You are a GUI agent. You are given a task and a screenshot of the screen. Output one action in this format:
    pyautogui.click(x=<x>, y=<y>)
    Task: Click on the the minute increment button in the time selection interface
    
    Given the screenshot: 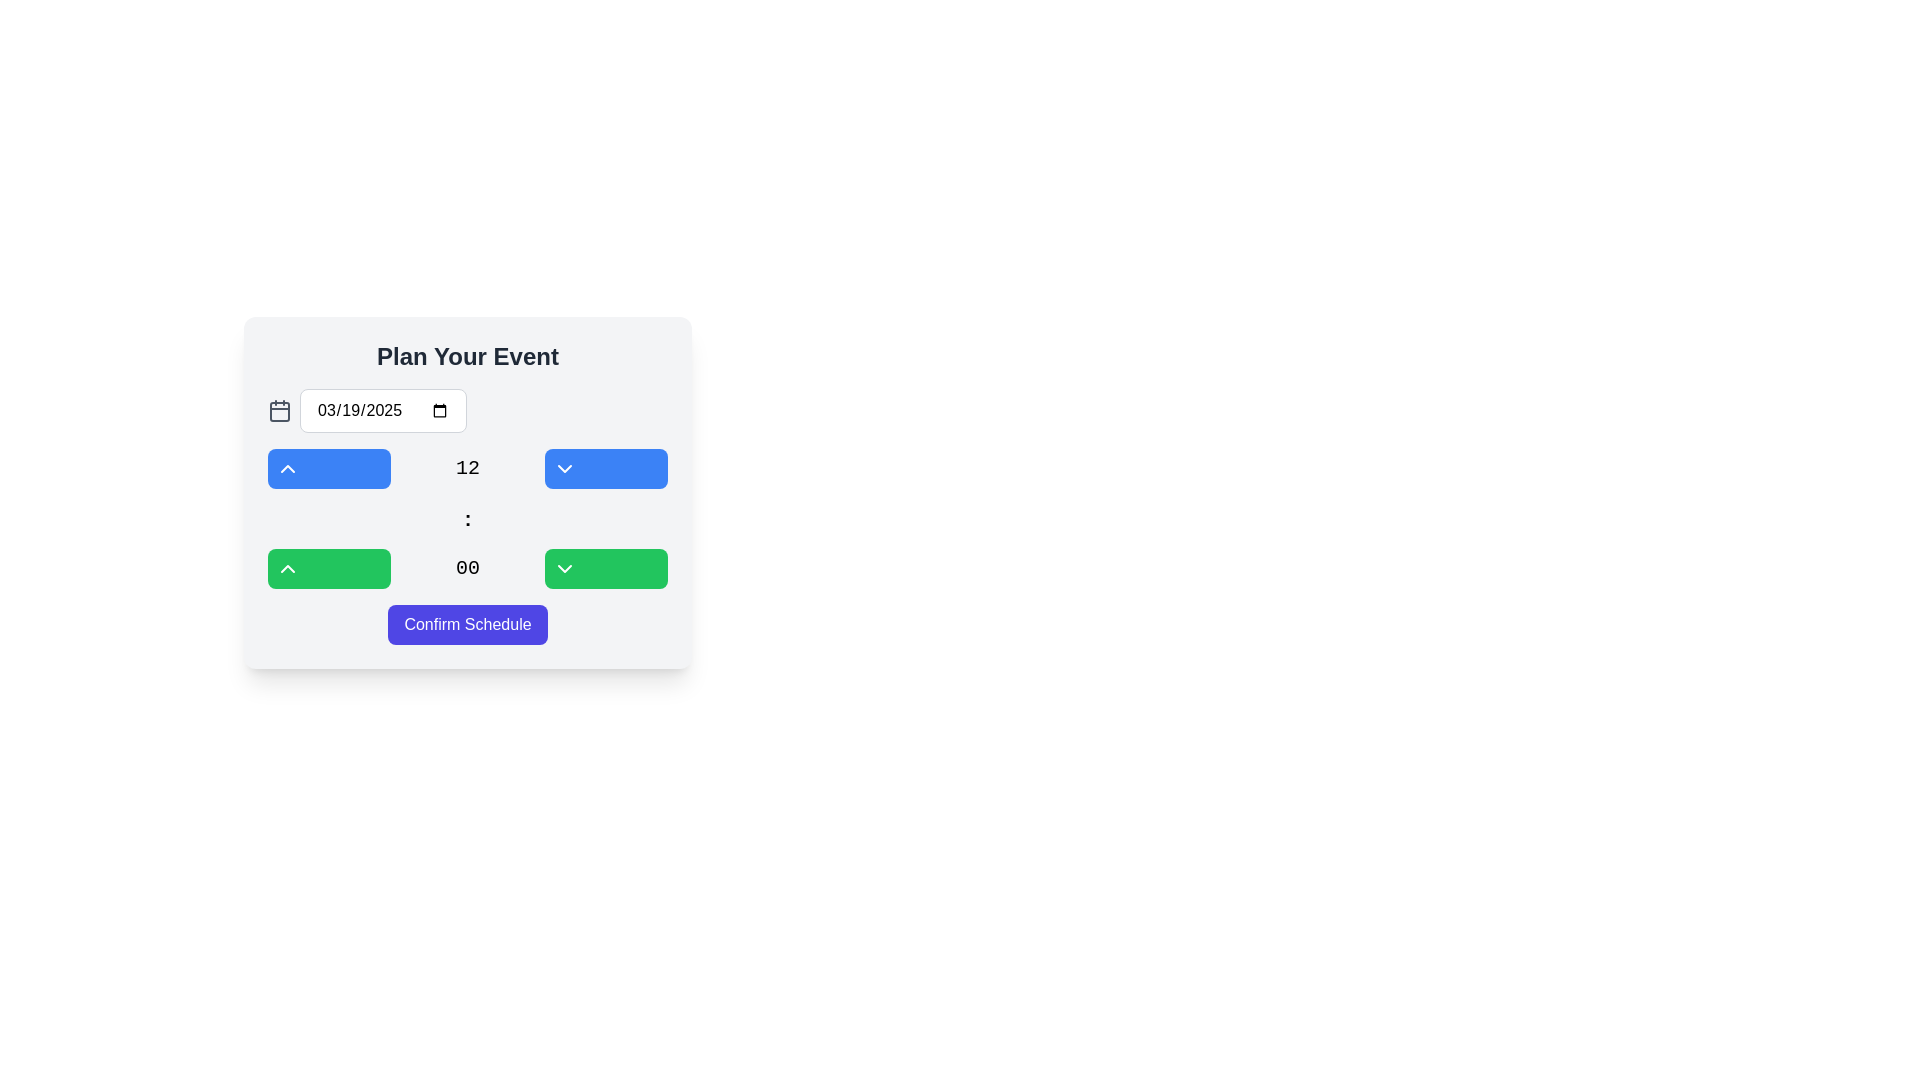 What is the action you would take?
    pyautogui.click(x=329, y=569)
    